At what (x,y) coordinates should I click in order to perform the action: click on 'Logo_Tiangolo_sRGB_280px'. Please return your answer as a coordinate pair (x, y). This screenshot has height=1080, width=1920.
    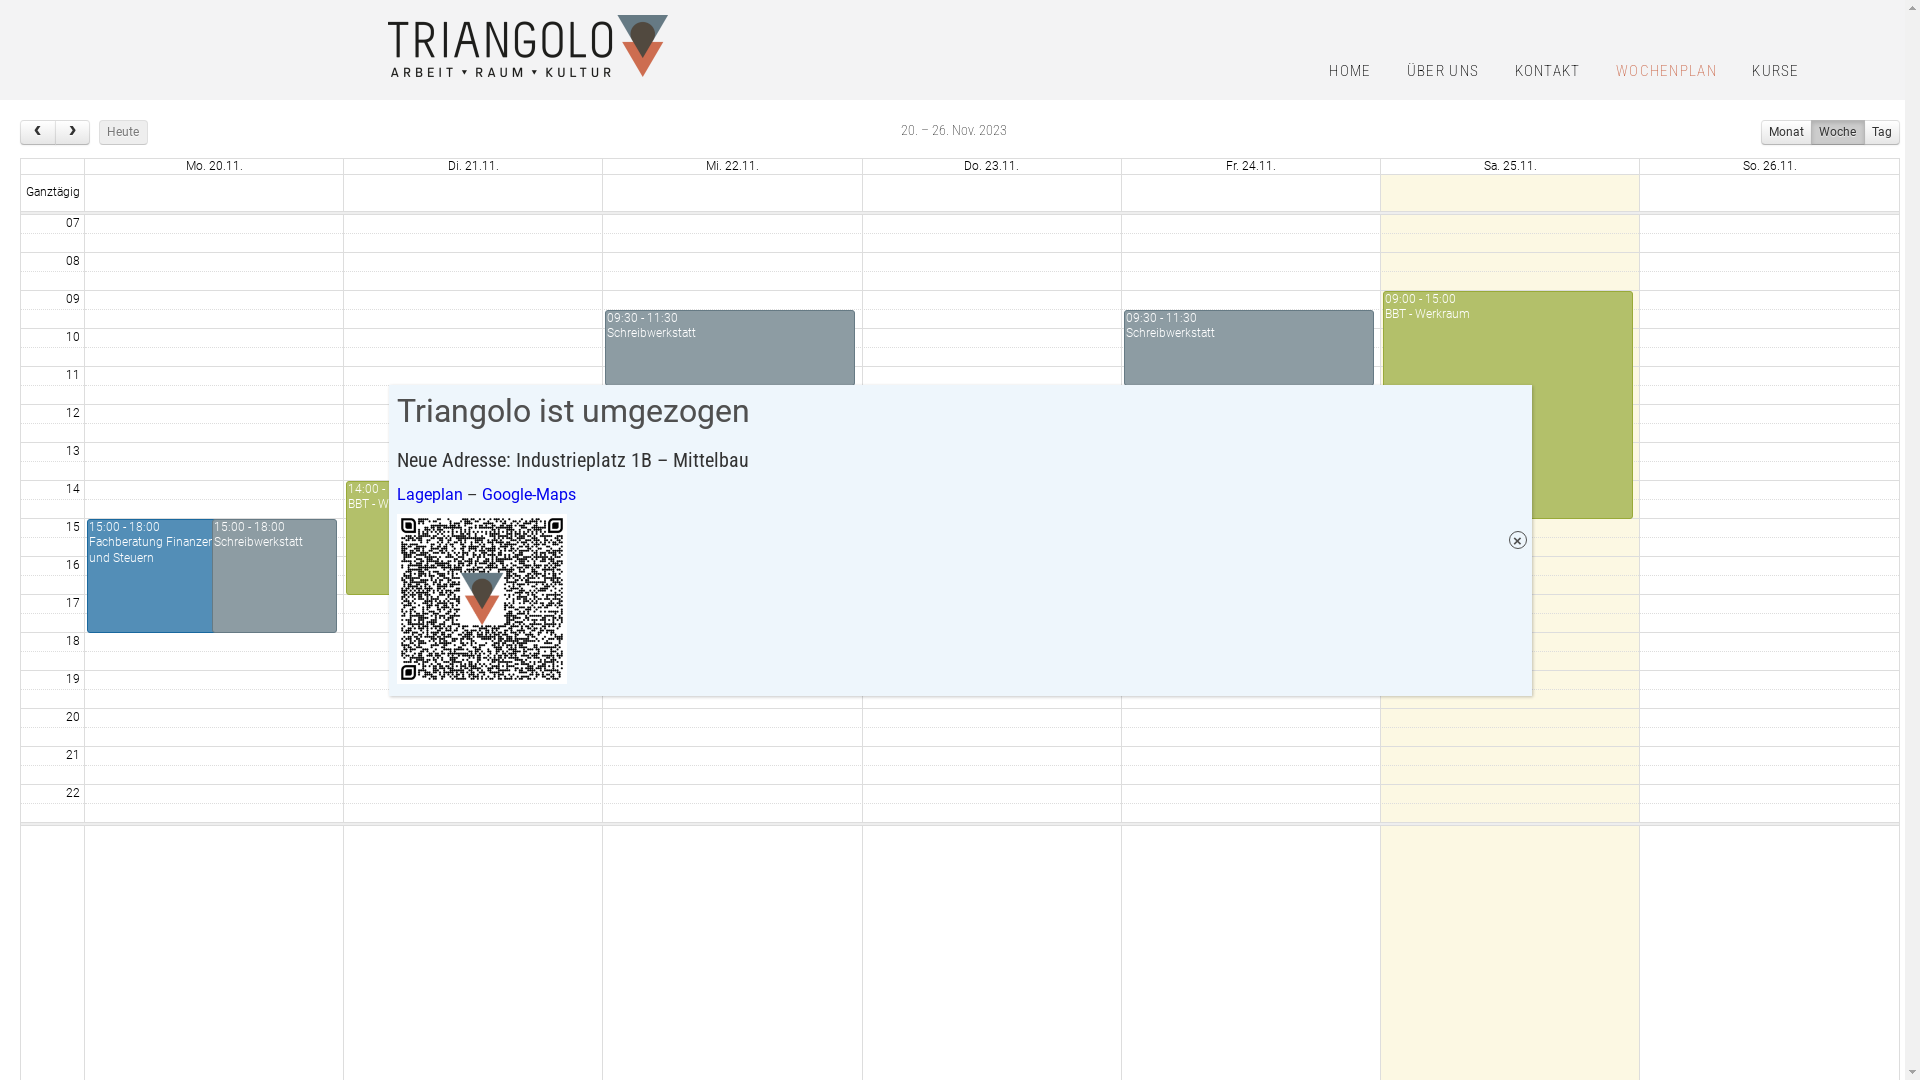
    Looking at the image, I should click on (528, 45).